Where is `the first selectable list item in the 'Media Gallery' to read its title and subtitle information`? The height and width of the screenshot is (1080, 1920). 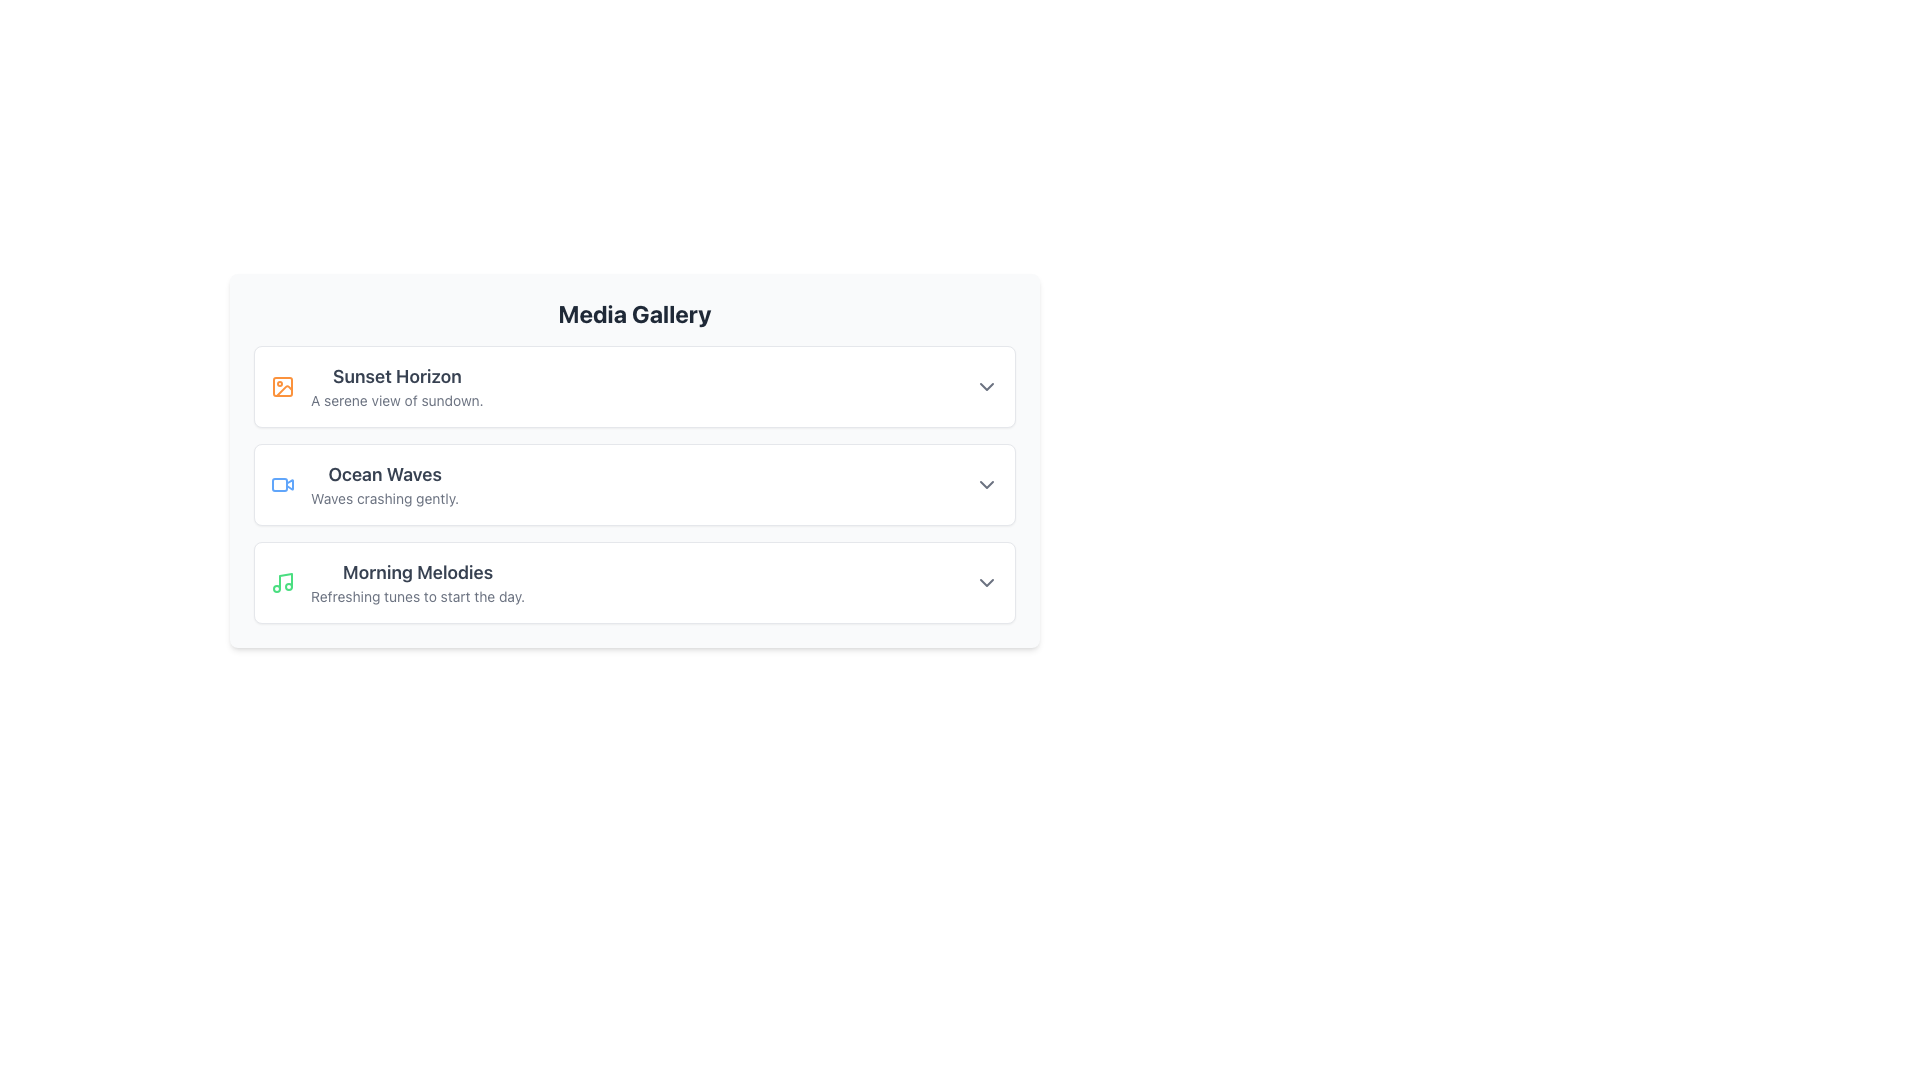
the first selectable list item in the 'Media Gallery' to read its title and subtitle information is located at coordinates (633, 386).